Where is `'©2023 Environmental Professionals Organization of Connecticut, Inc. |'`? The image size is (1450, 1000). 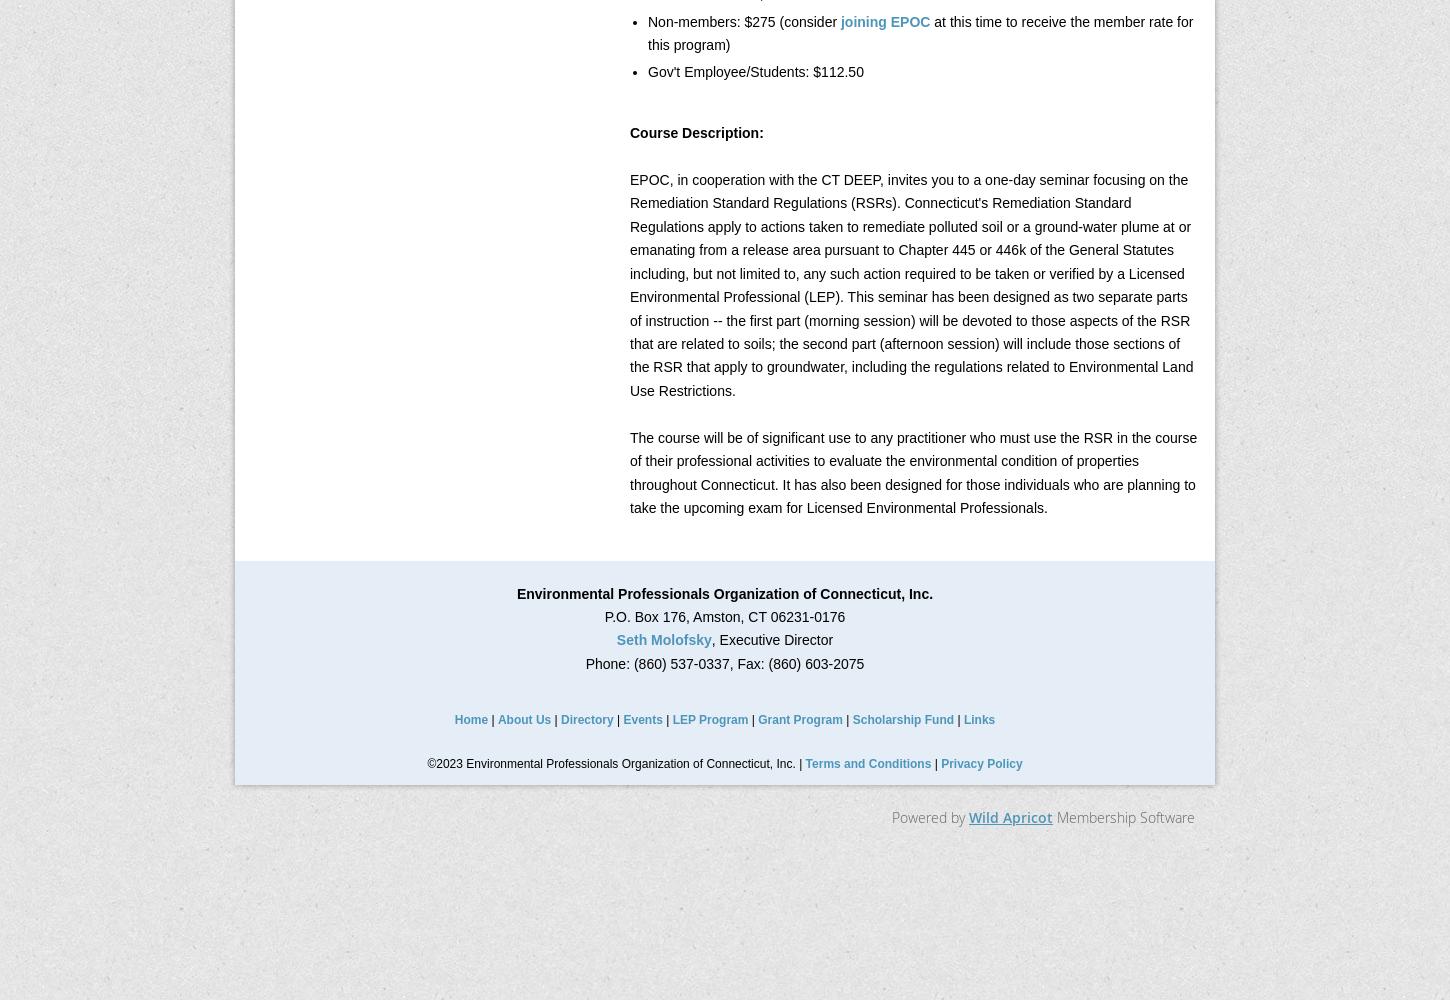
'©2023 Environmental Professionals Organization of Connecticut, Inc. |' is located at coordinates (614, 763).